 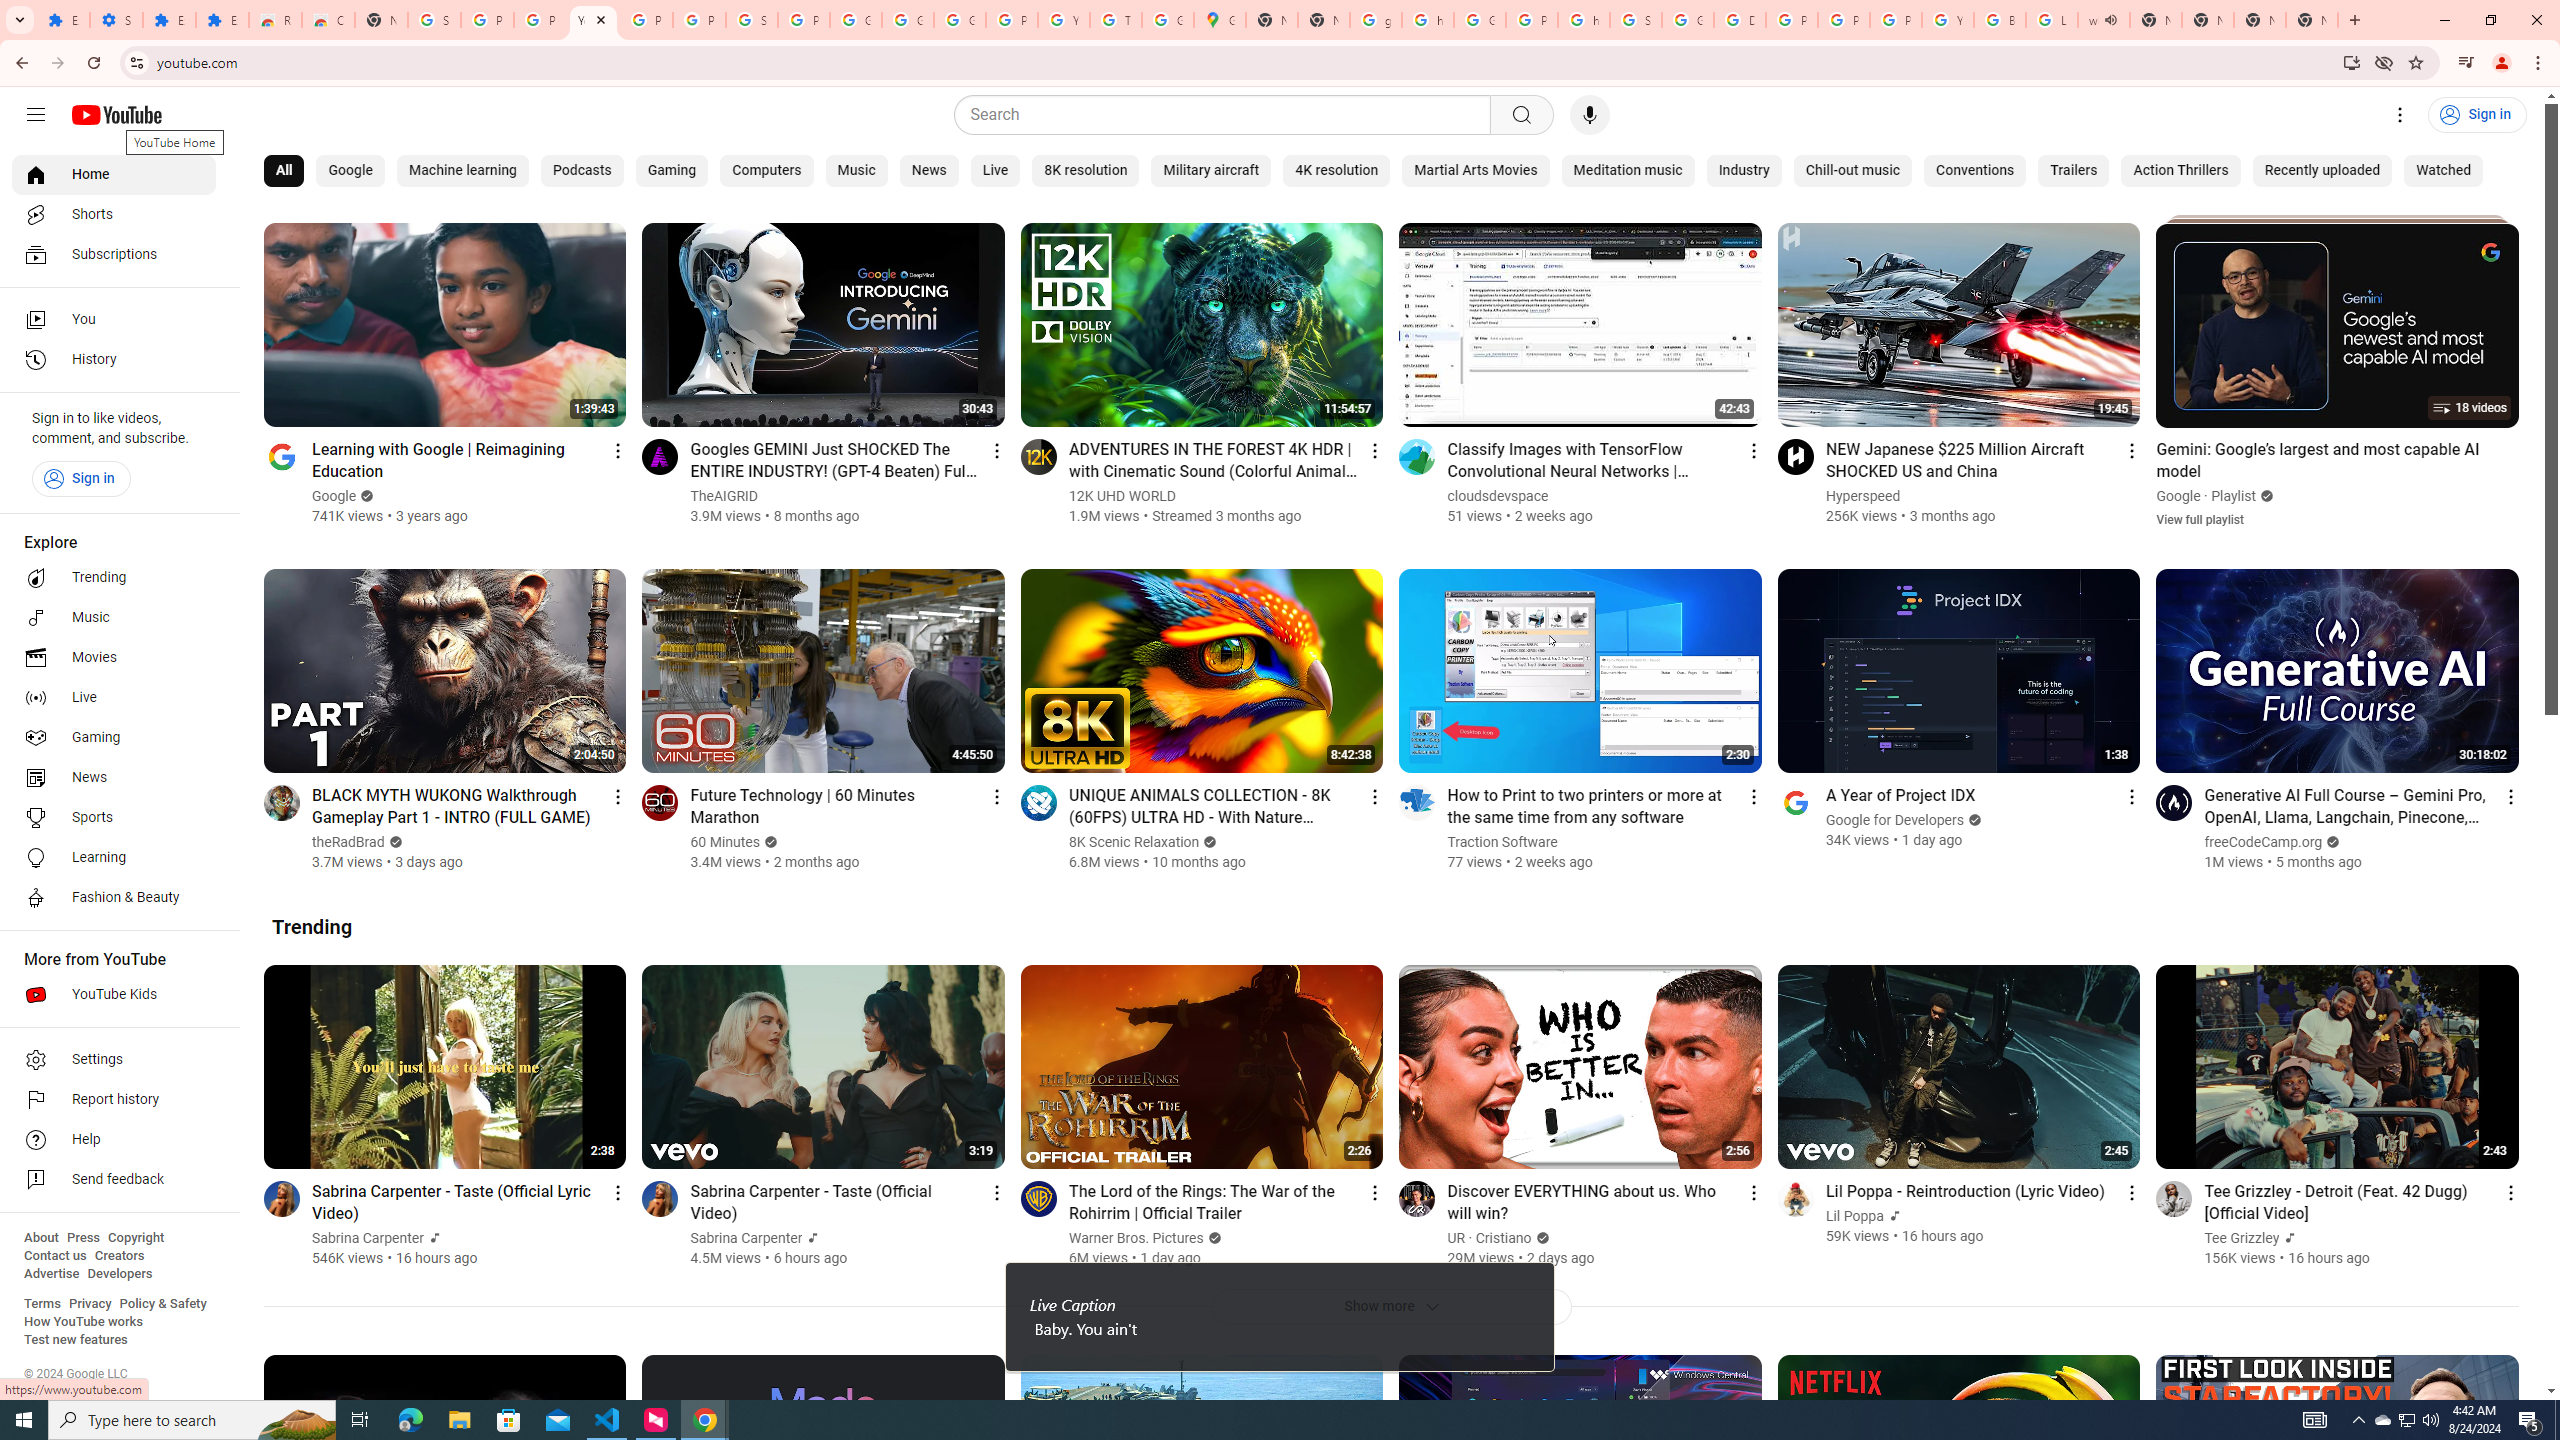 What do you see at coordinates (113, 253) in the screenshot?
I see `'Subscriptions'` at bounding box center [113, 253].